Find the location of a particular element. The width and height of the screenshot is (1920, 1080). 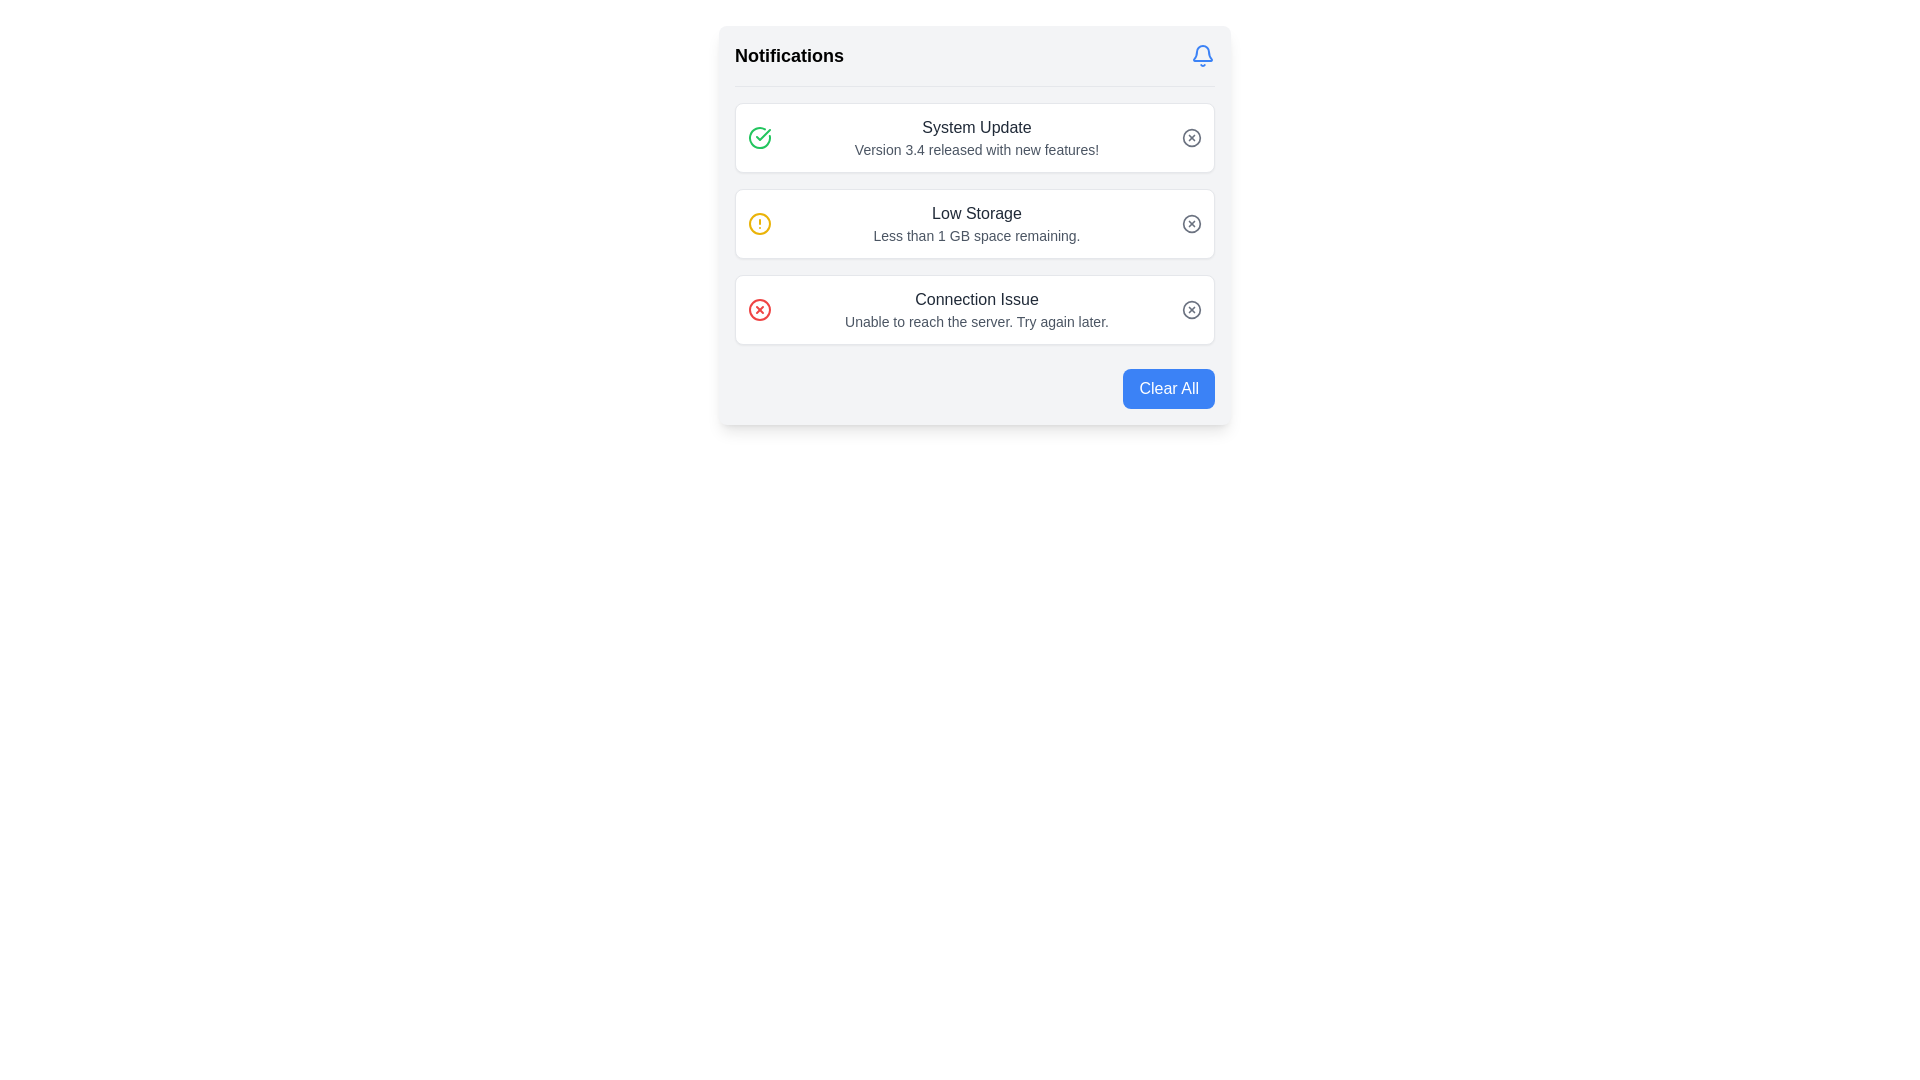

the alert icon indicating a 'Connection Issue' located as the leftmost visual indicator within the notification block is located at coordinates (758, 309).